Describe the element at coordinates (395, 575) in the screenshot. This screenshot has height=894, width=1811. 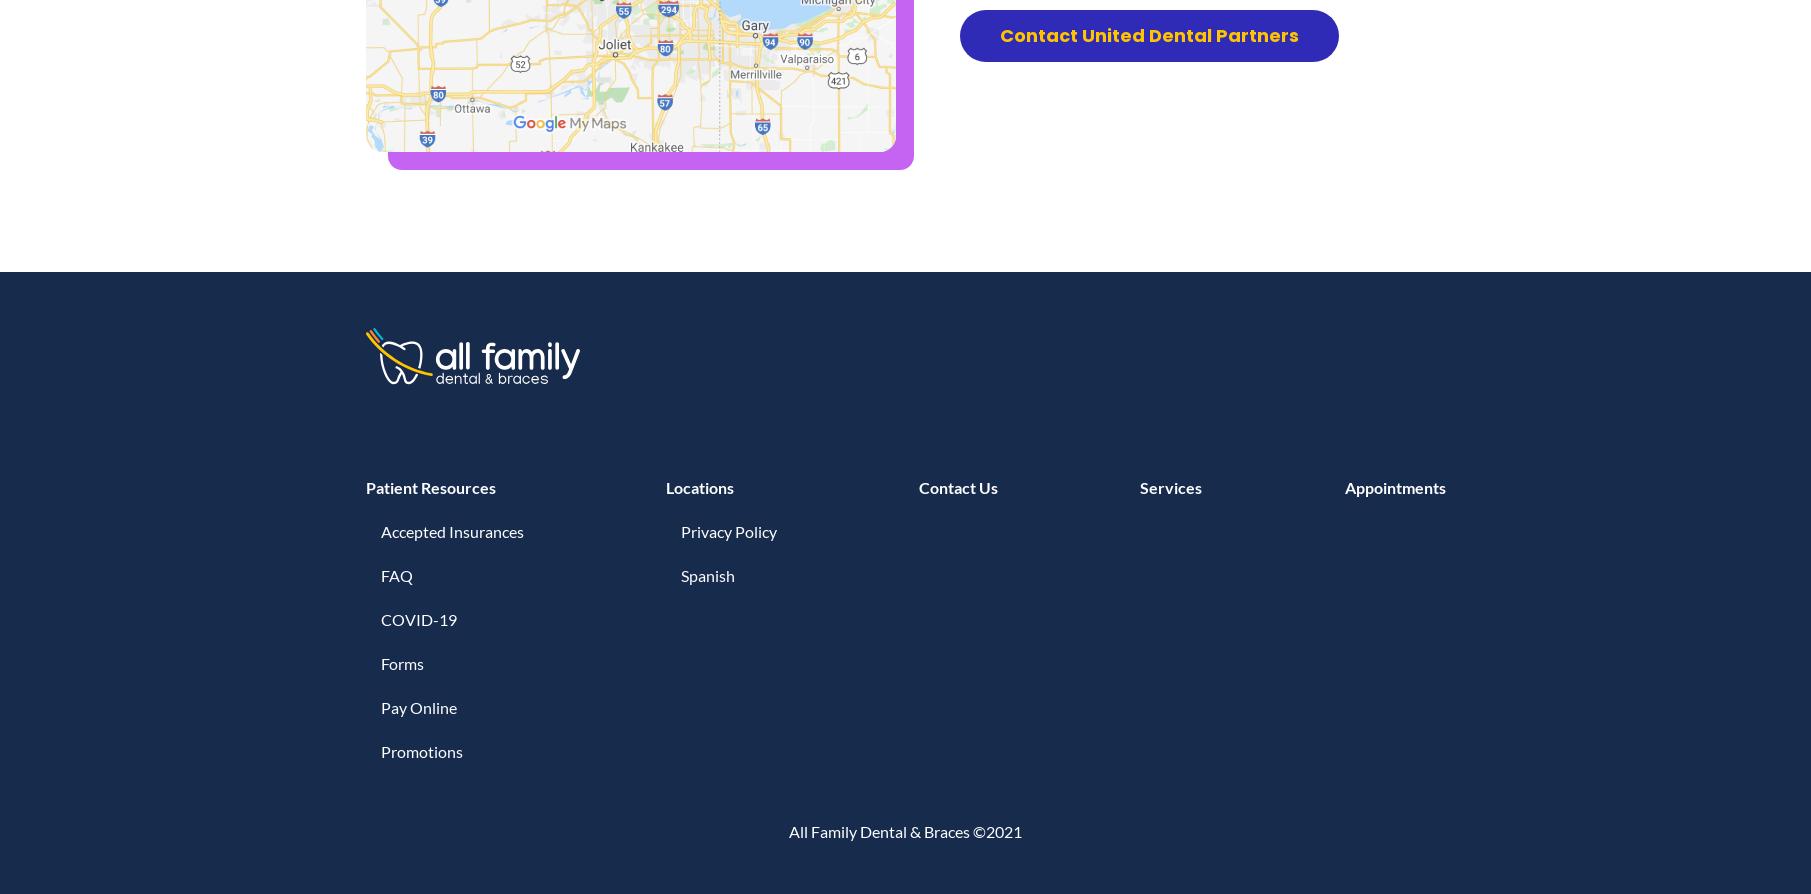
I see `'FAQ'` at that location.